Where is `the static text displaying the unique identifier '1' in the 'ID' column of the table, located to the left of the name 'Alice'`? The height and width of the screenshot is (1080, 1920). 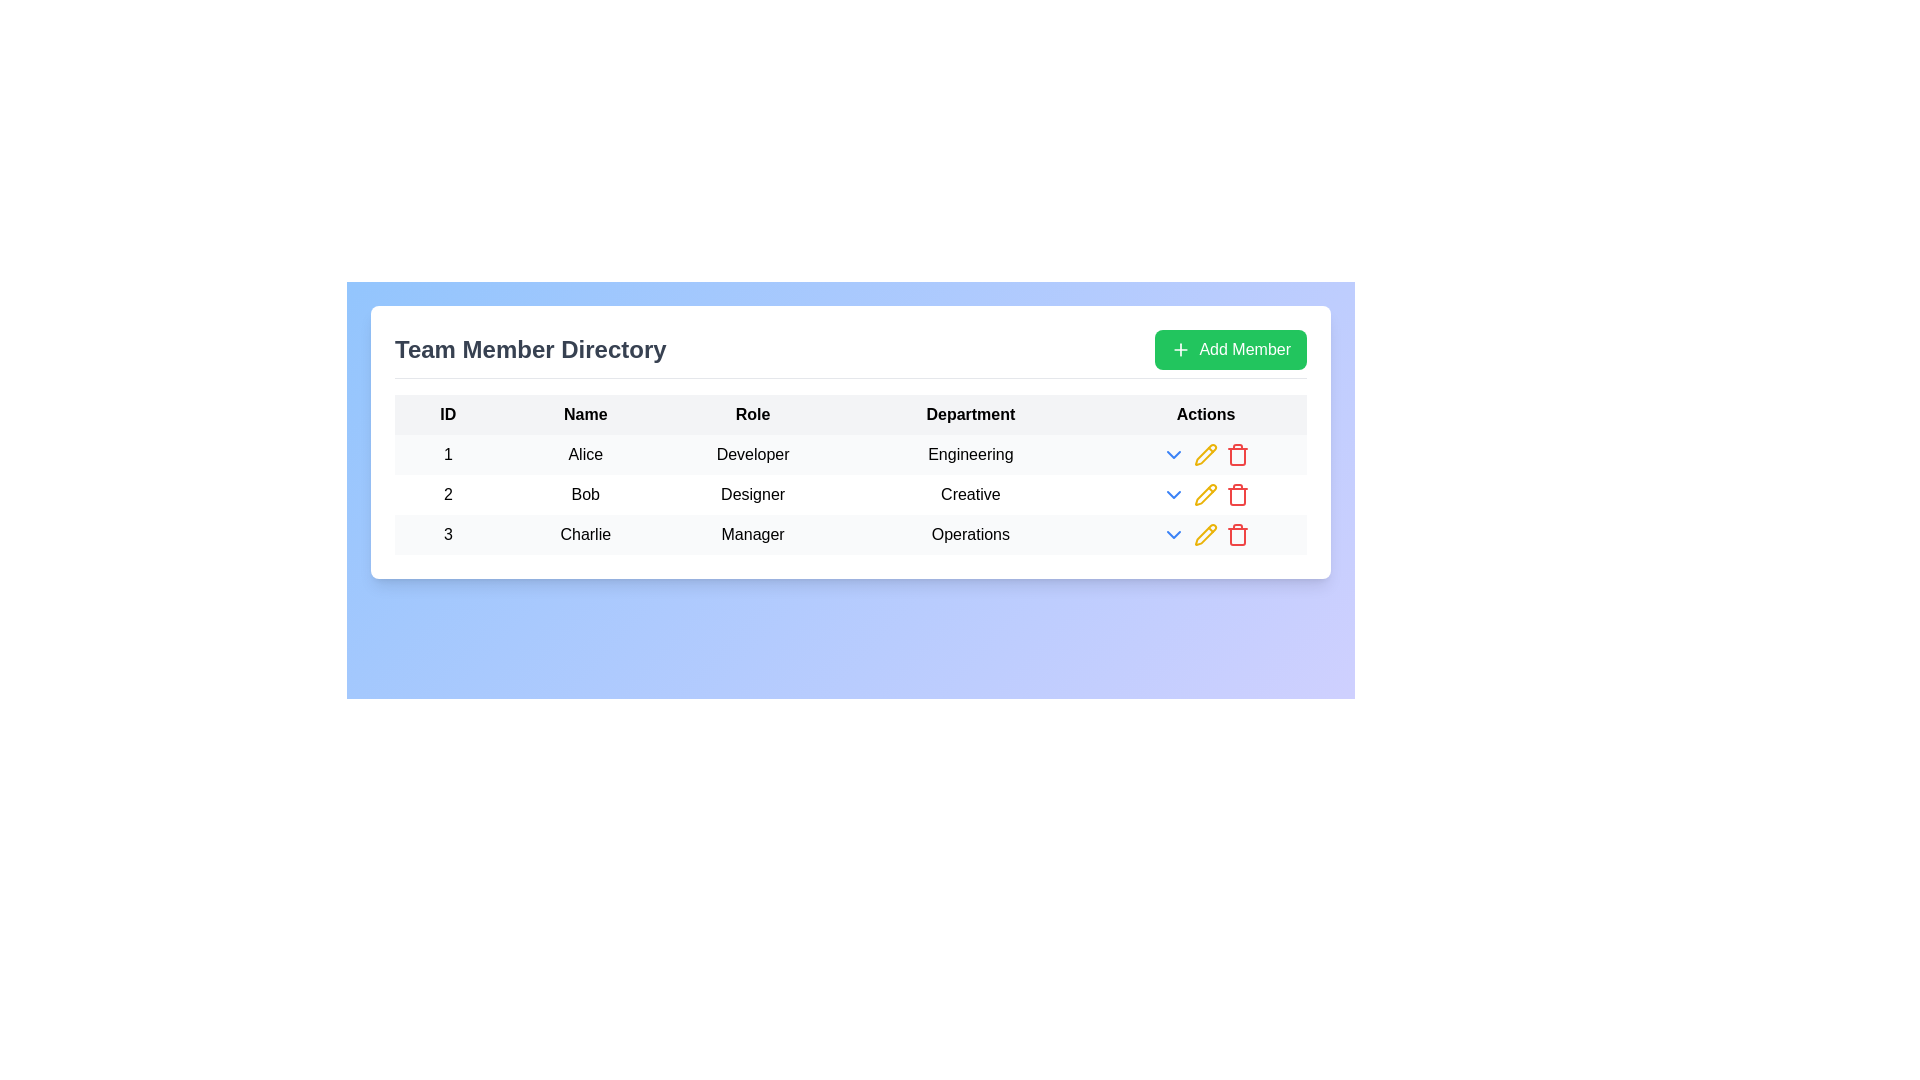
the static text displaying the unique identifier '1' in the 'ID' column of the table, located to the left of the name 'Alice' is located at coordinates (447, 455).